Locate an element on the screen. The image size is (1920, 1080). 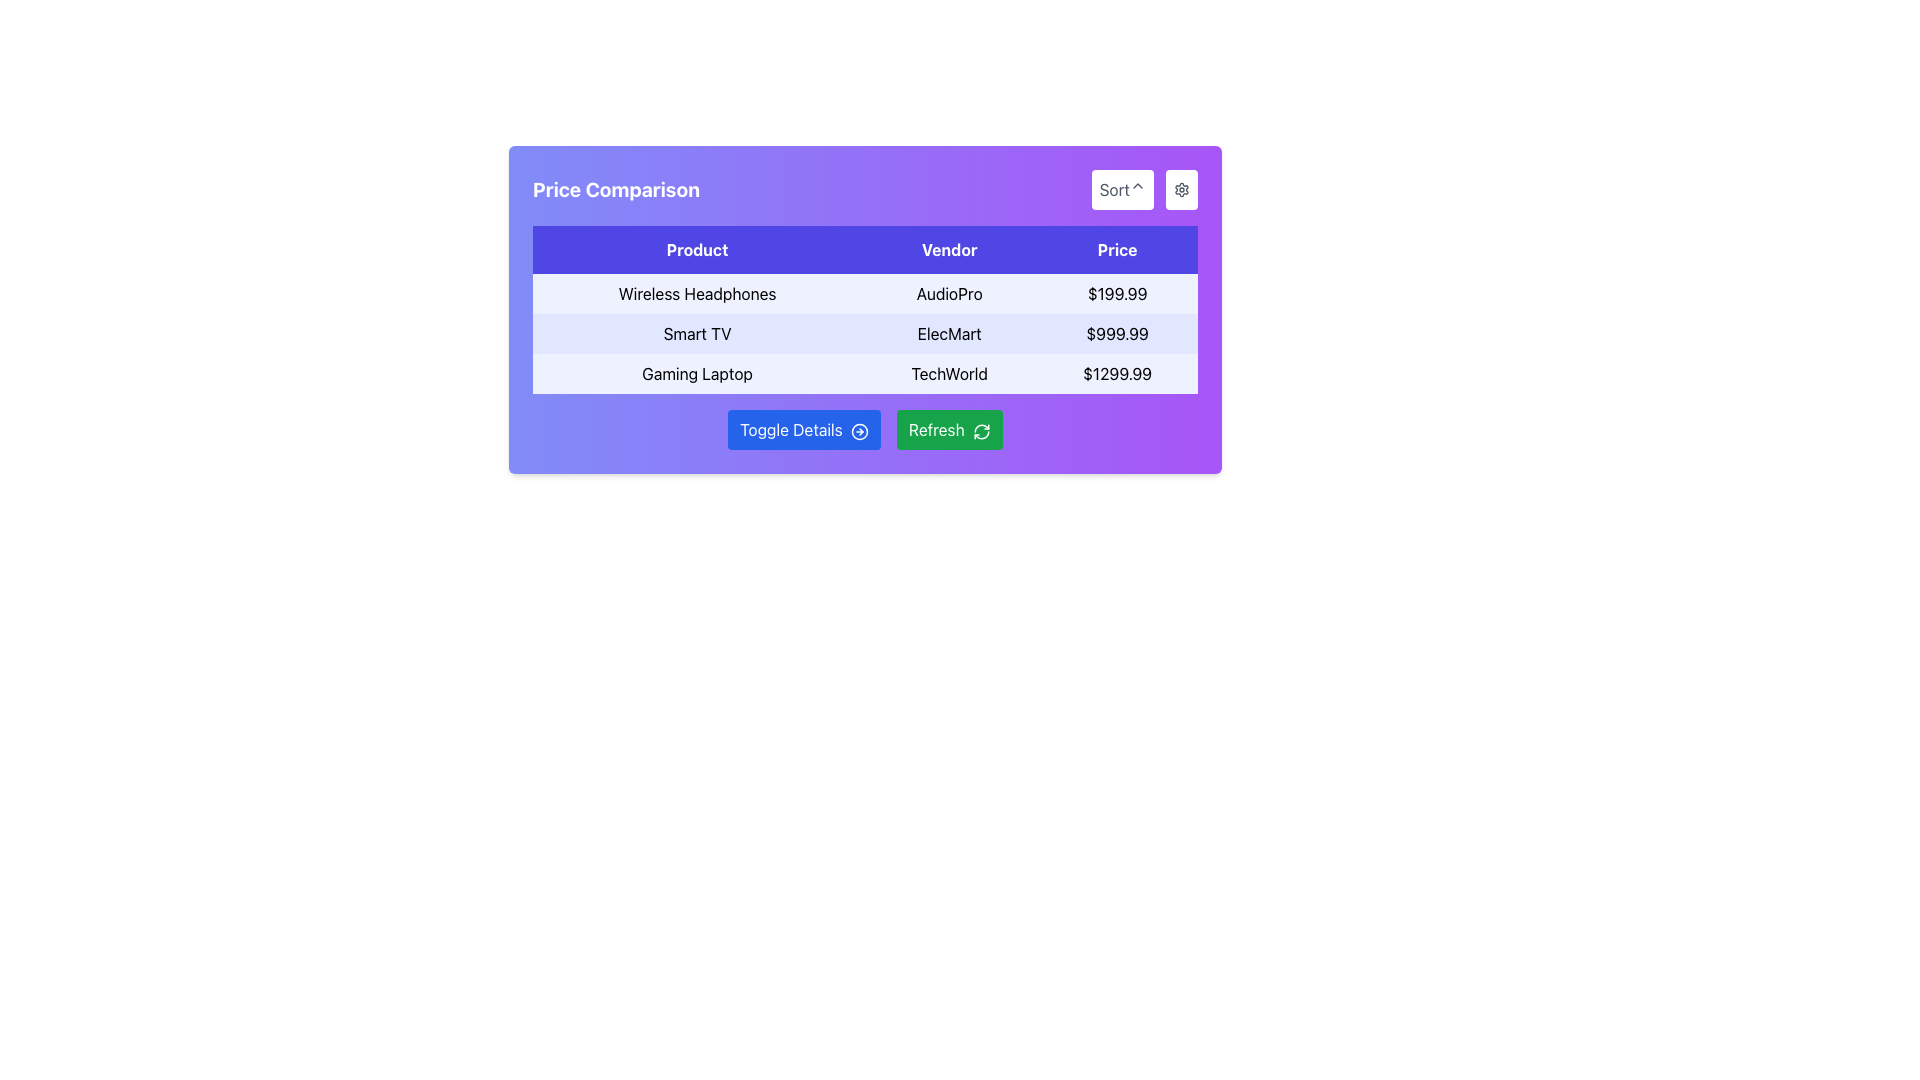
the table row presenting the product 'Gaming Laptop' from the 'Price Comparison' section is located at coordinates (865, 374).